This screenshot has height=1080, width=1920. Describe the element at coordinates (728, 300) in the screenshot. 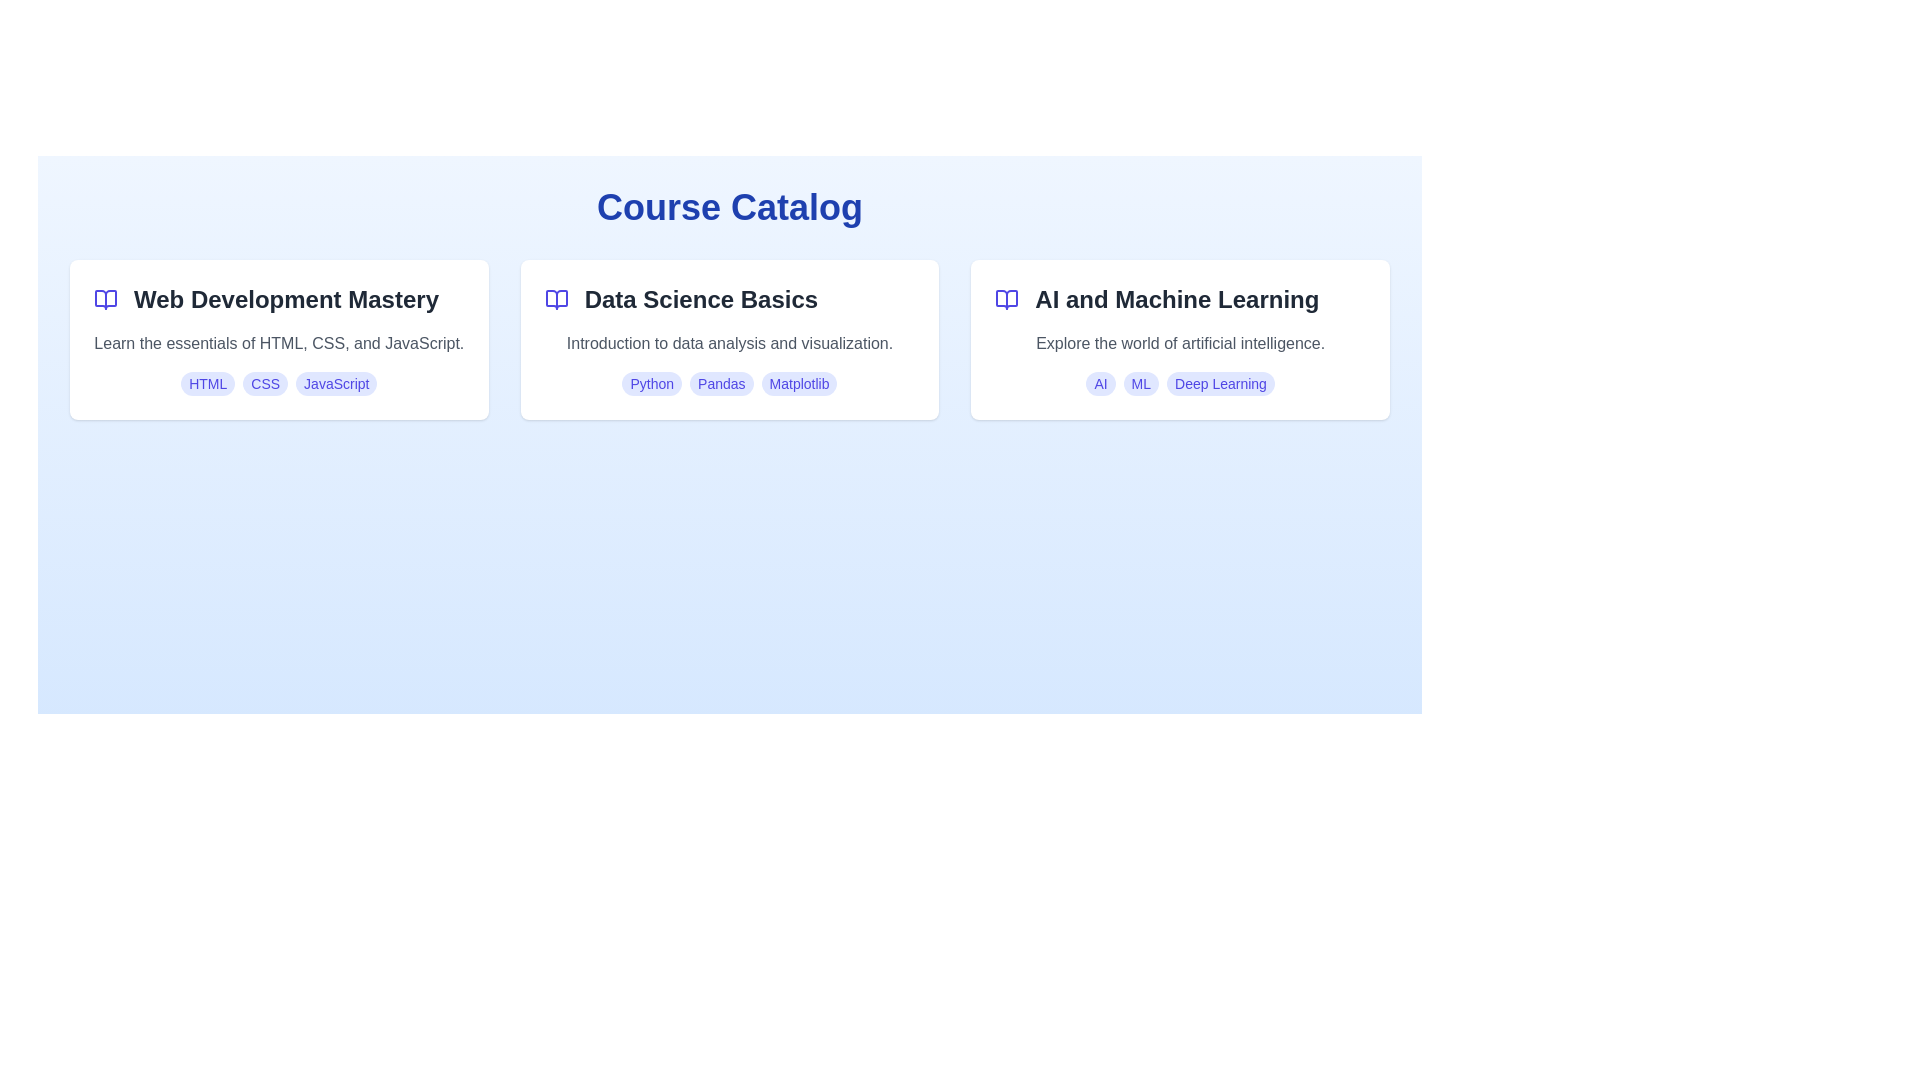

I see `title text of the middle card representing 'Data Science Basics', which is located at the top section above the subtitle and tags` at that location.